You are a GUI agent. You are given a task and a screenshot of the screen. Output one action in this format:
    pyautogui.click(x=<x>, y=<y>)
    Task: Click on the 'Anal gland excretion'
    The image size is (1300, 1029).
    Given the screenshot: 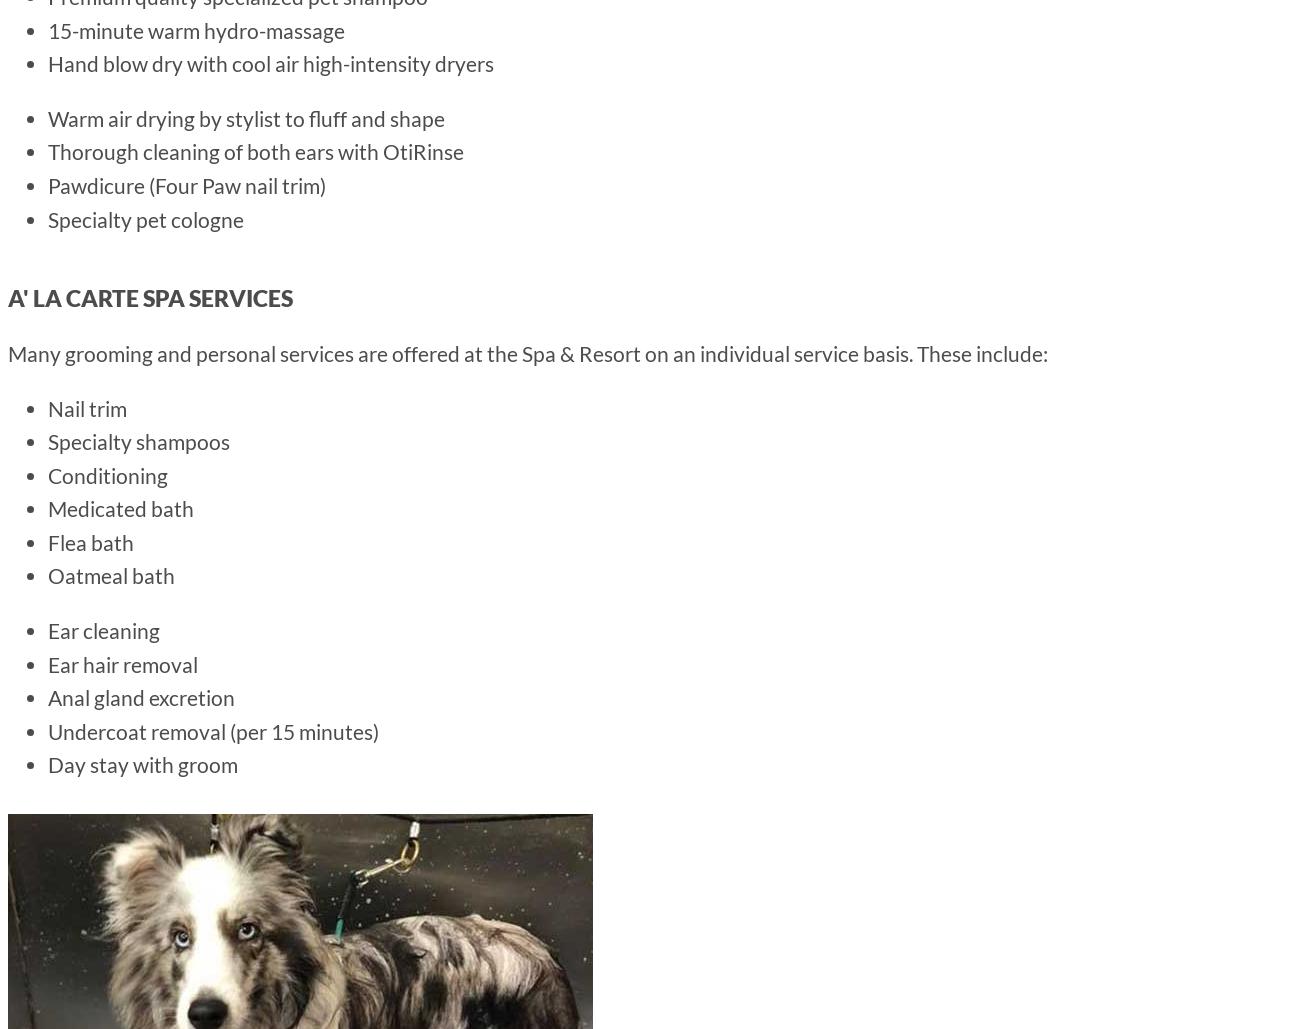 What is the action you would take?
    pyautogui.click(x=46, y=696)
    